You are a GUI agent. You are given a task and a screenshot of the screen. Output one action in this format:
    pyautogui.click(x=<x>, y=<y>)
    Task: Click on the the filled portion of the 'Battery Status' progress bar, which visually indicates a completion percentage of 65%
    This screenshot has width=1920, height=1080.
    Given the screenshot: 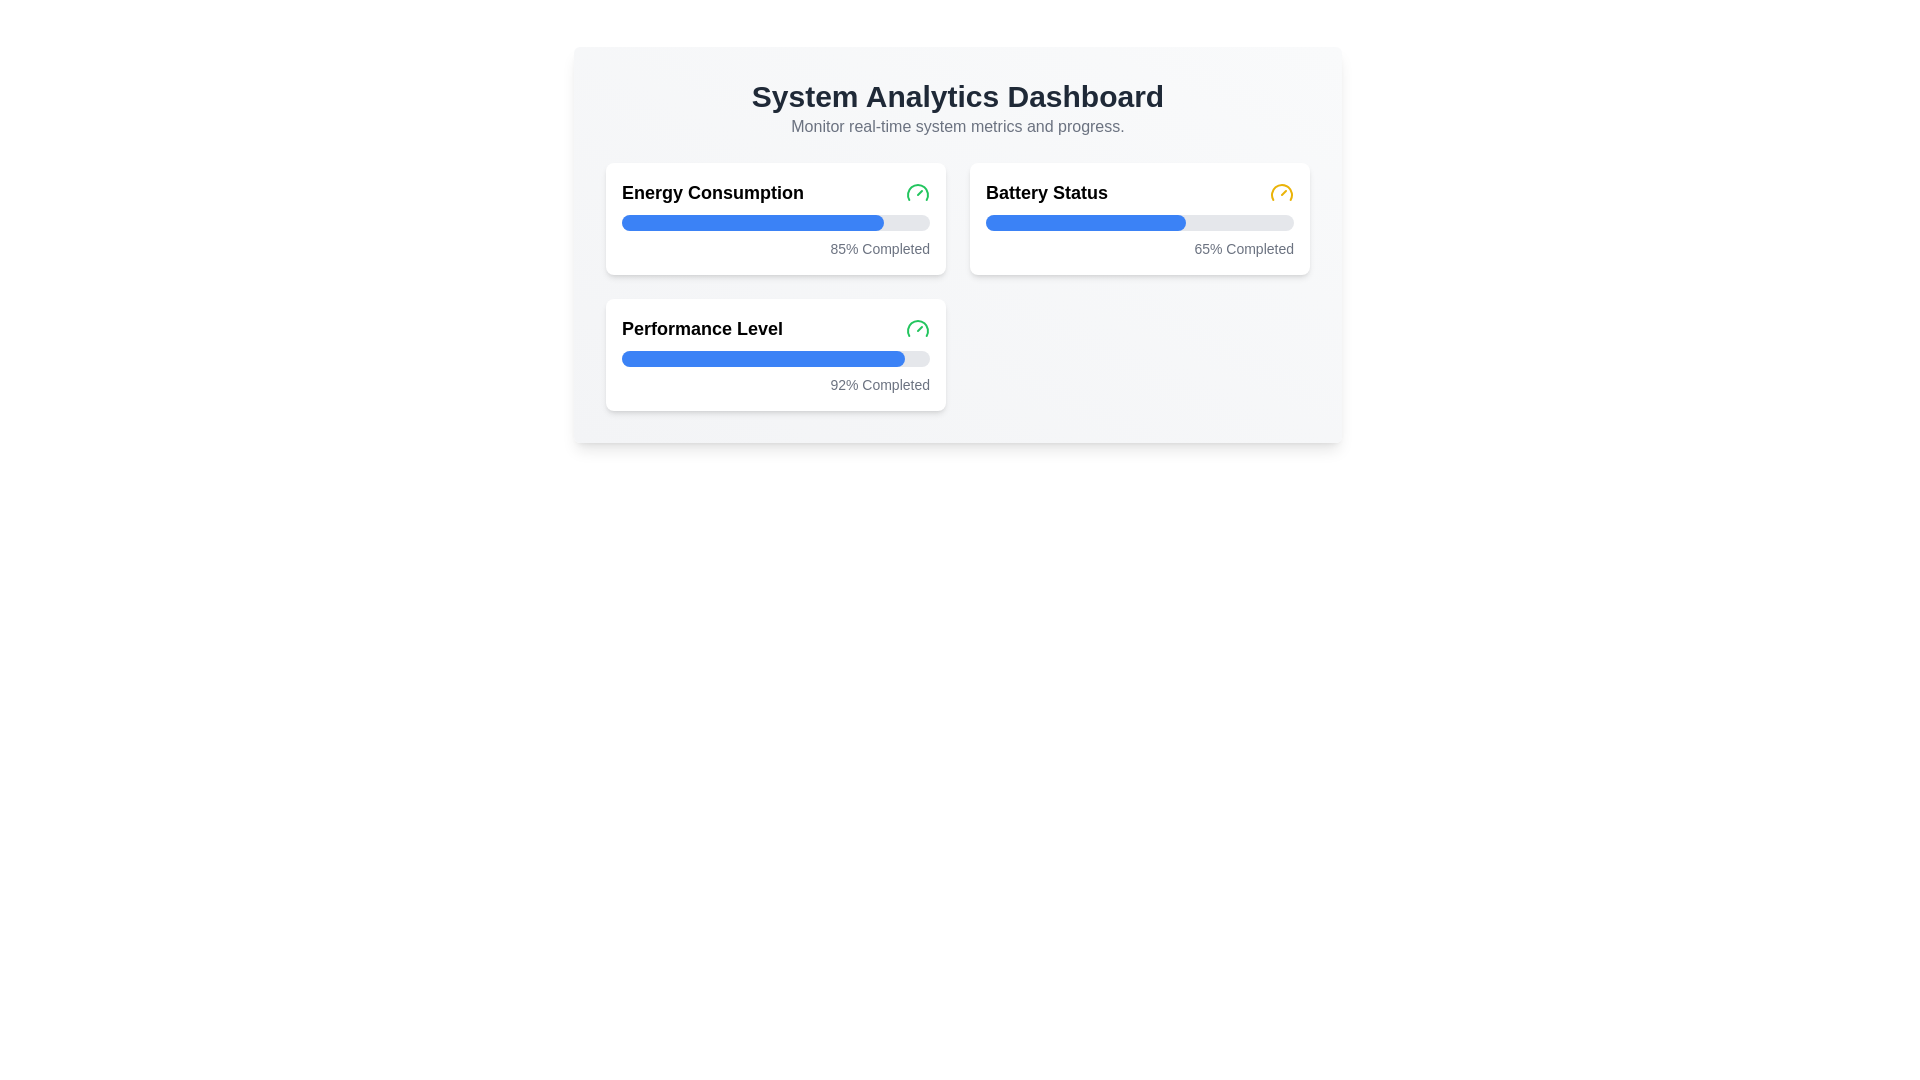 What is the action you would take?
    pyautogui.click(x=1085, y=223)
    